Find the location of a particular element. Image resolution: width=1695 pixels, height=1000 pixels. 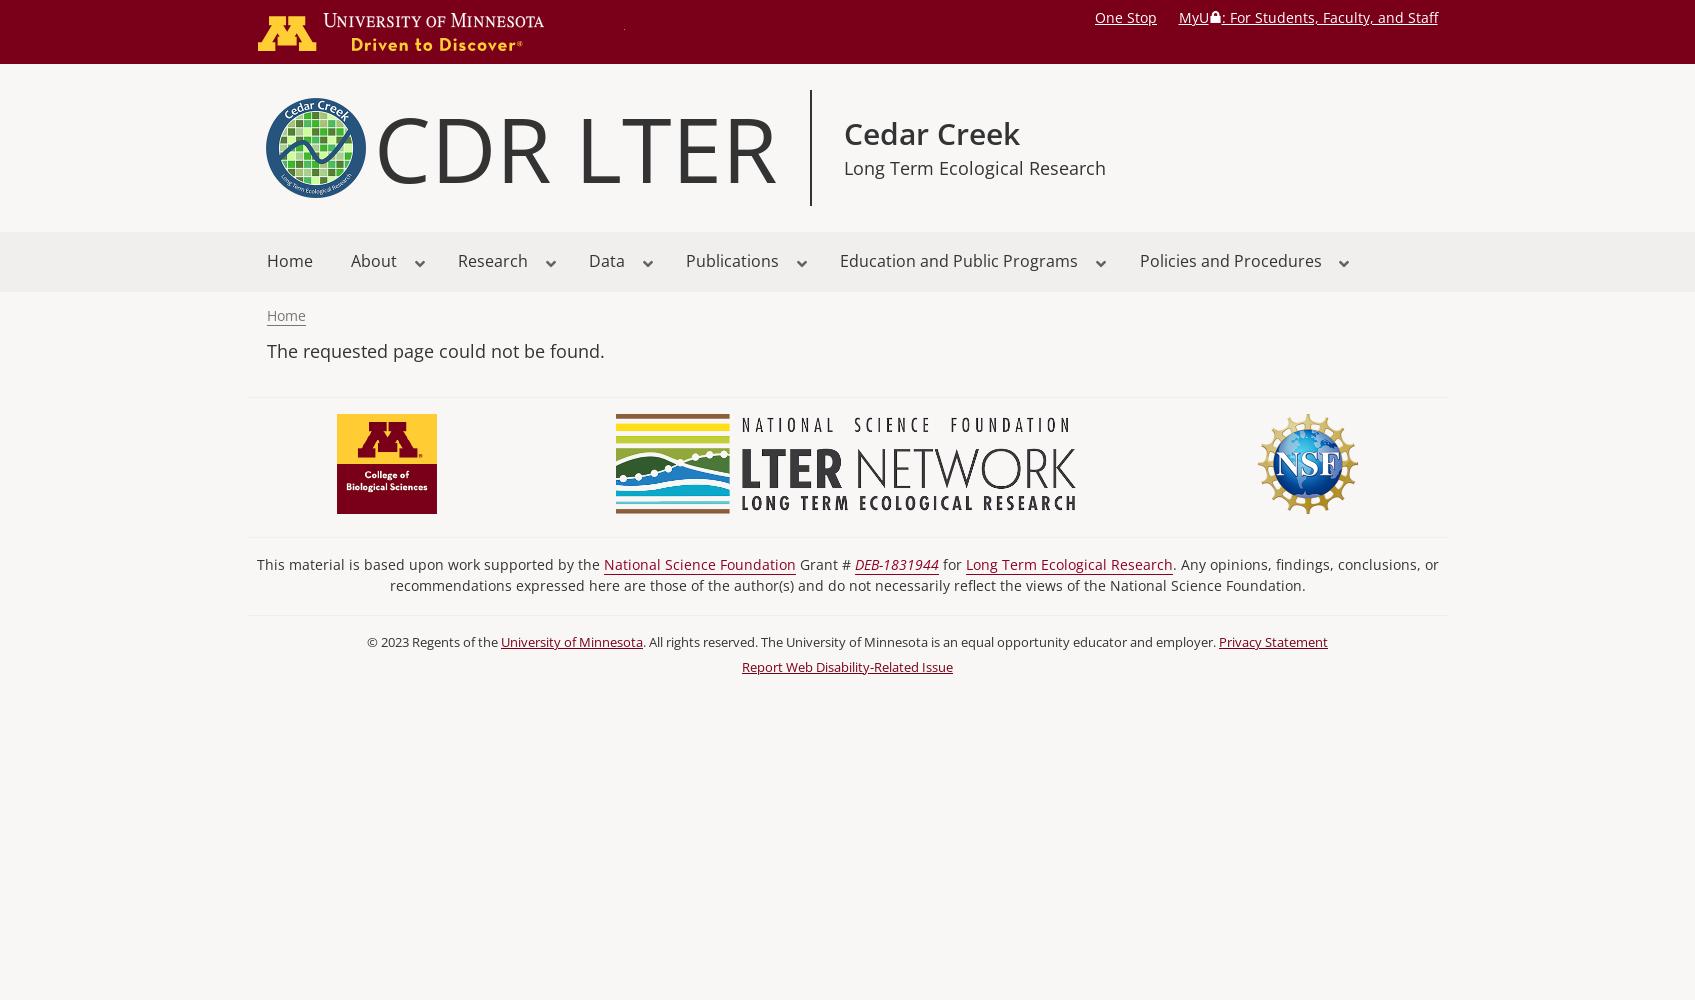

'Privacy Statement' is located at coordinates (1272, 642).